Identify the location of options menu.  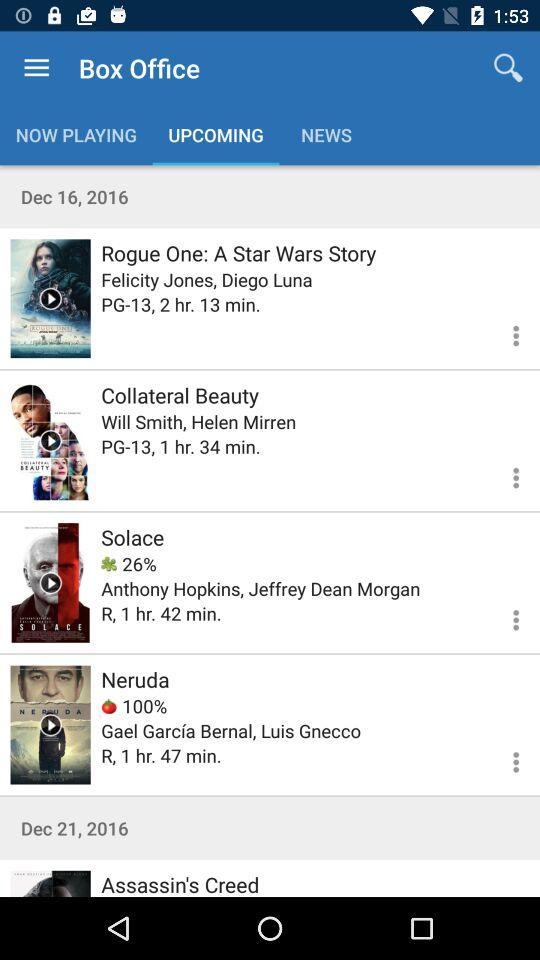
(503, 616).